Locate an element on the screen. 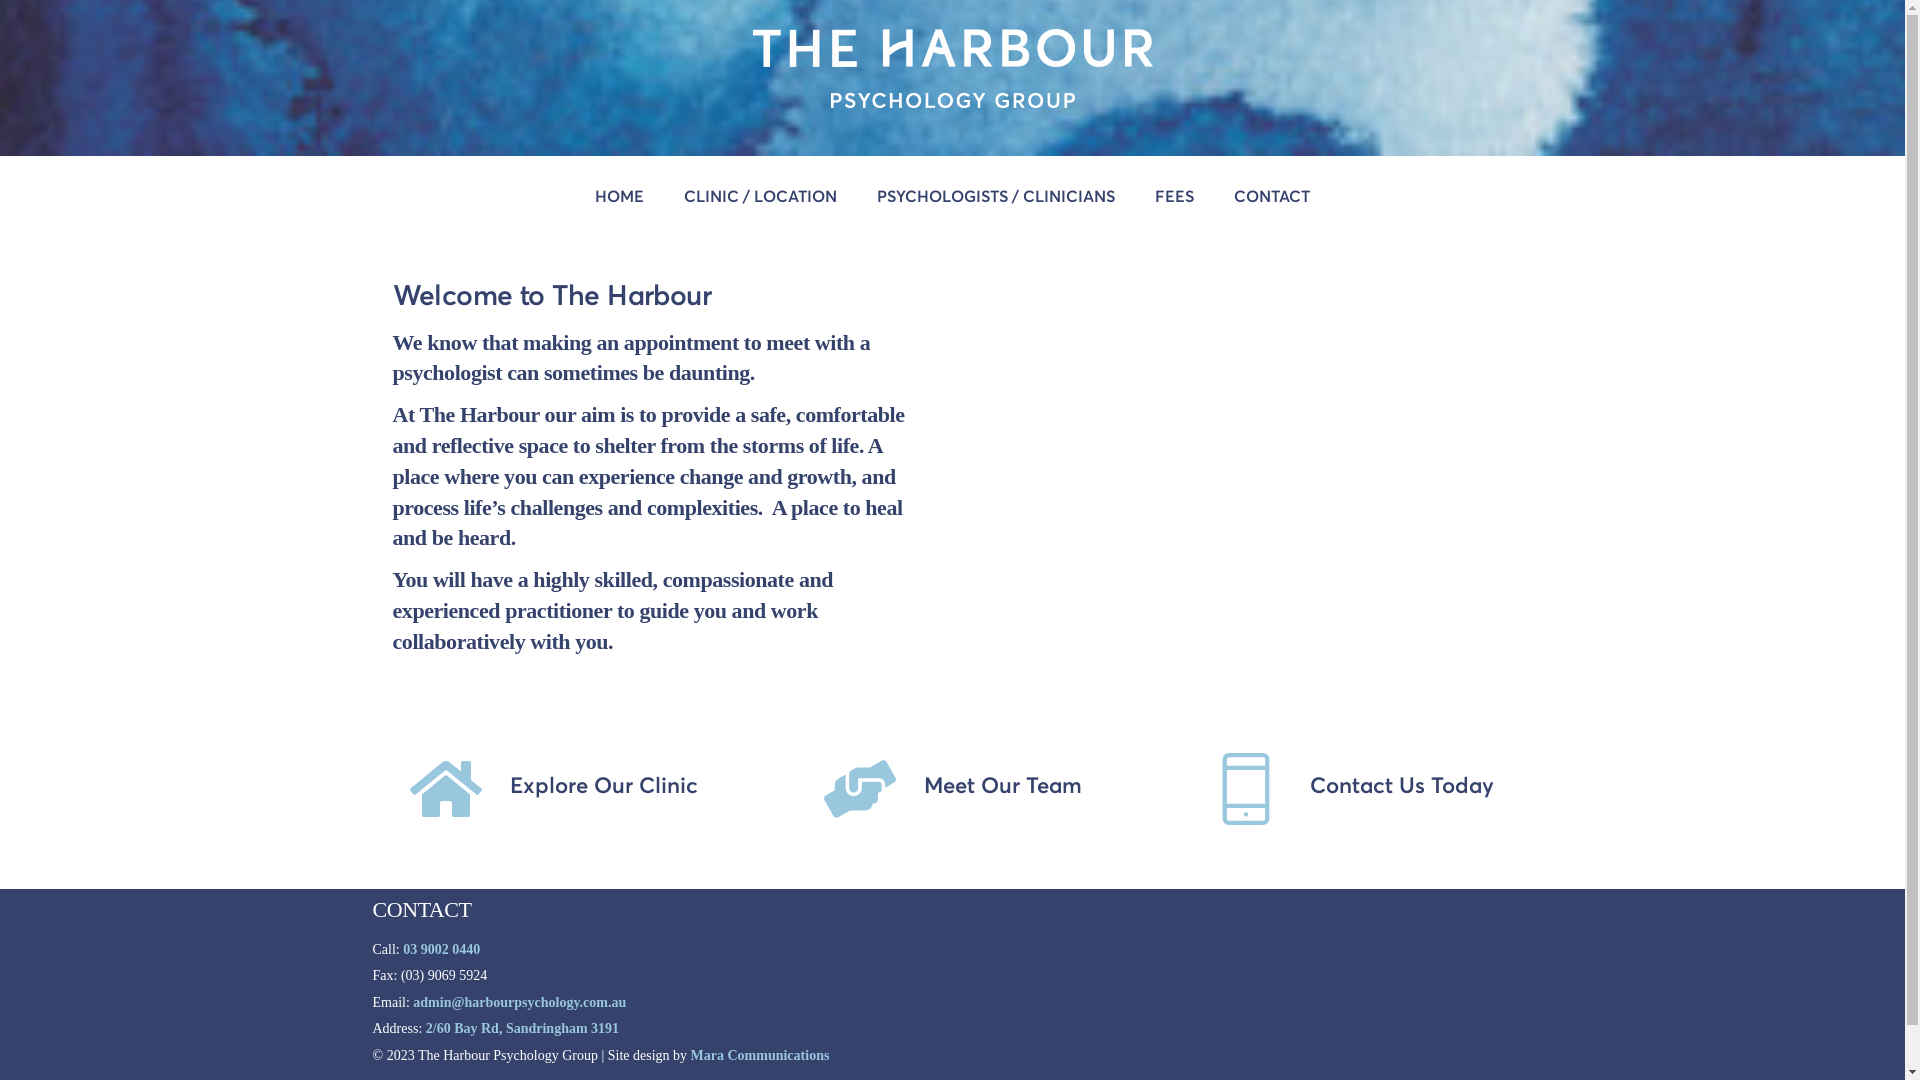  'PSYCHOLOGISTS / CLINICIANS' is located at coordinates (996, 196).